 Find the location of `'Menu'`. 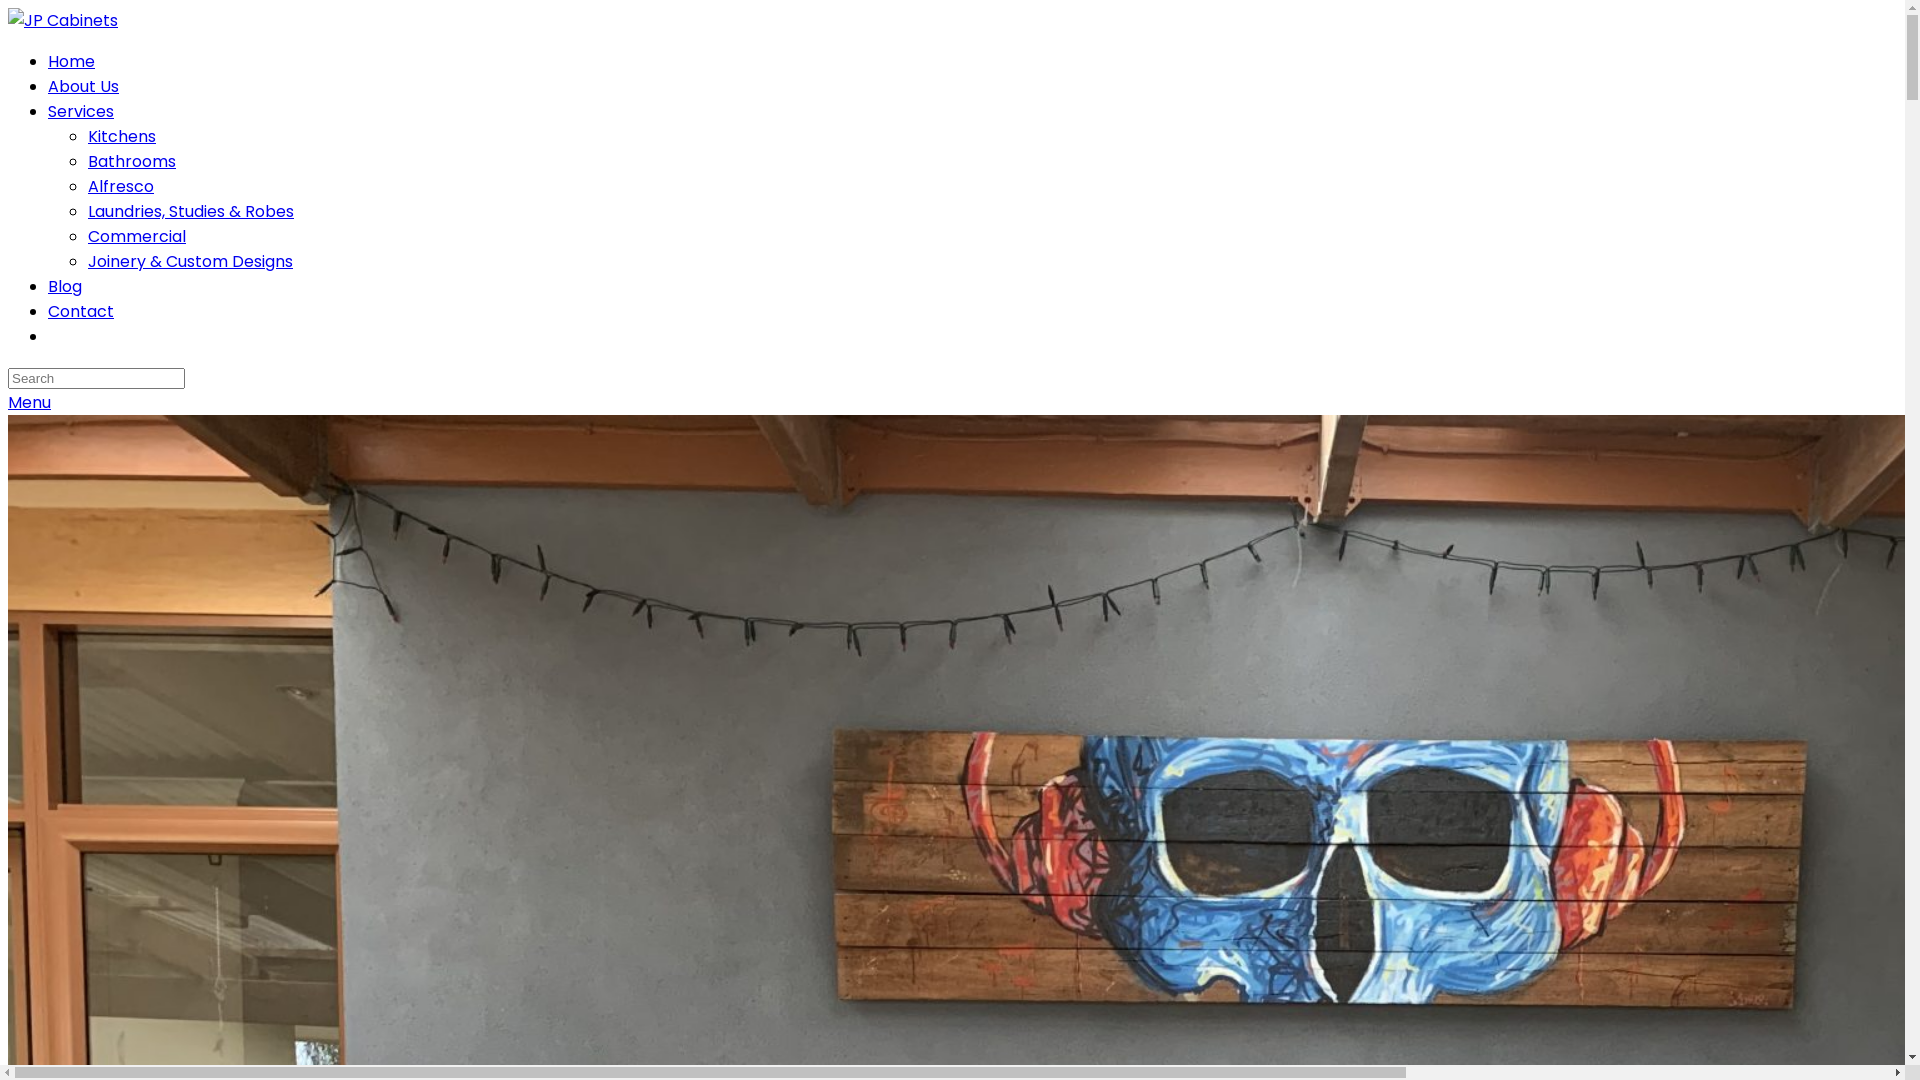

'Menu' is located at coordinates (29, 402).